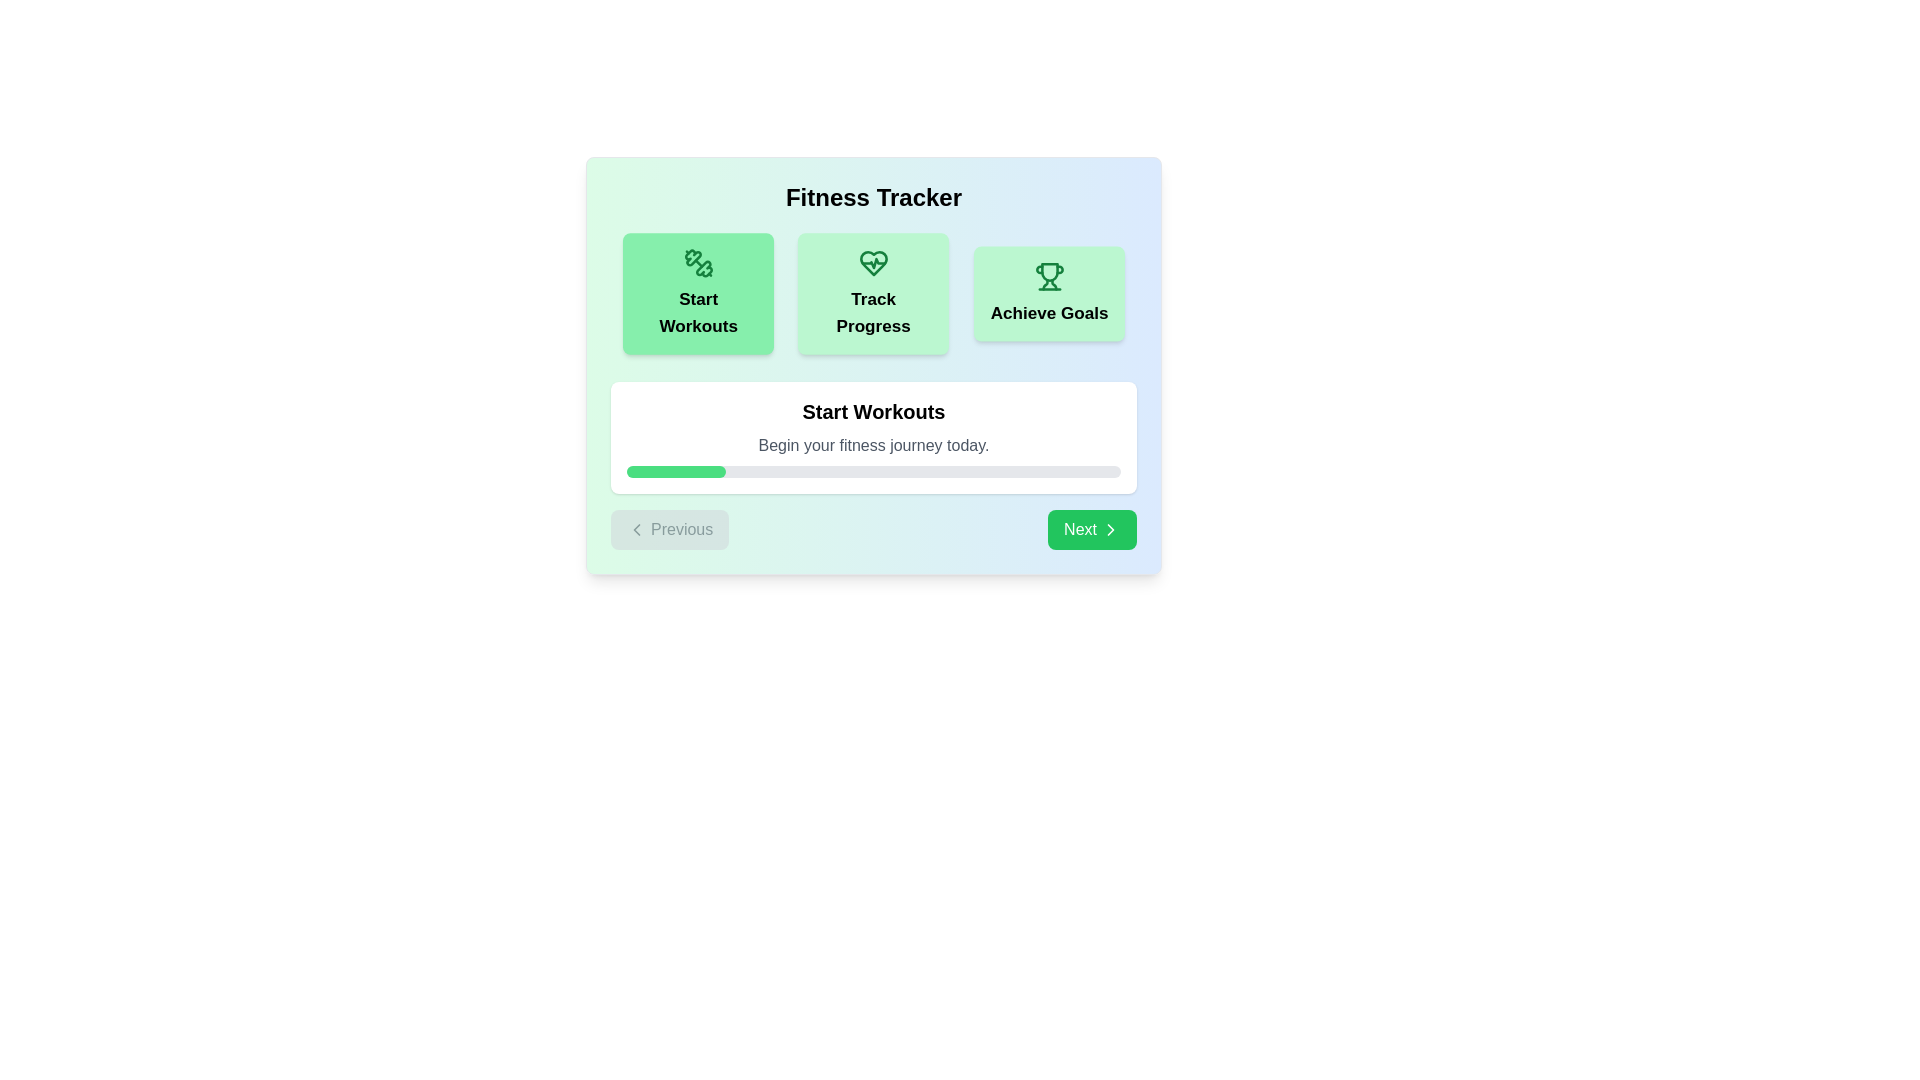 This screenshot has height=1080, width=1920. I want to click on the green dumbbell icon in the 'Start Workouts' card, so click(698, 262).